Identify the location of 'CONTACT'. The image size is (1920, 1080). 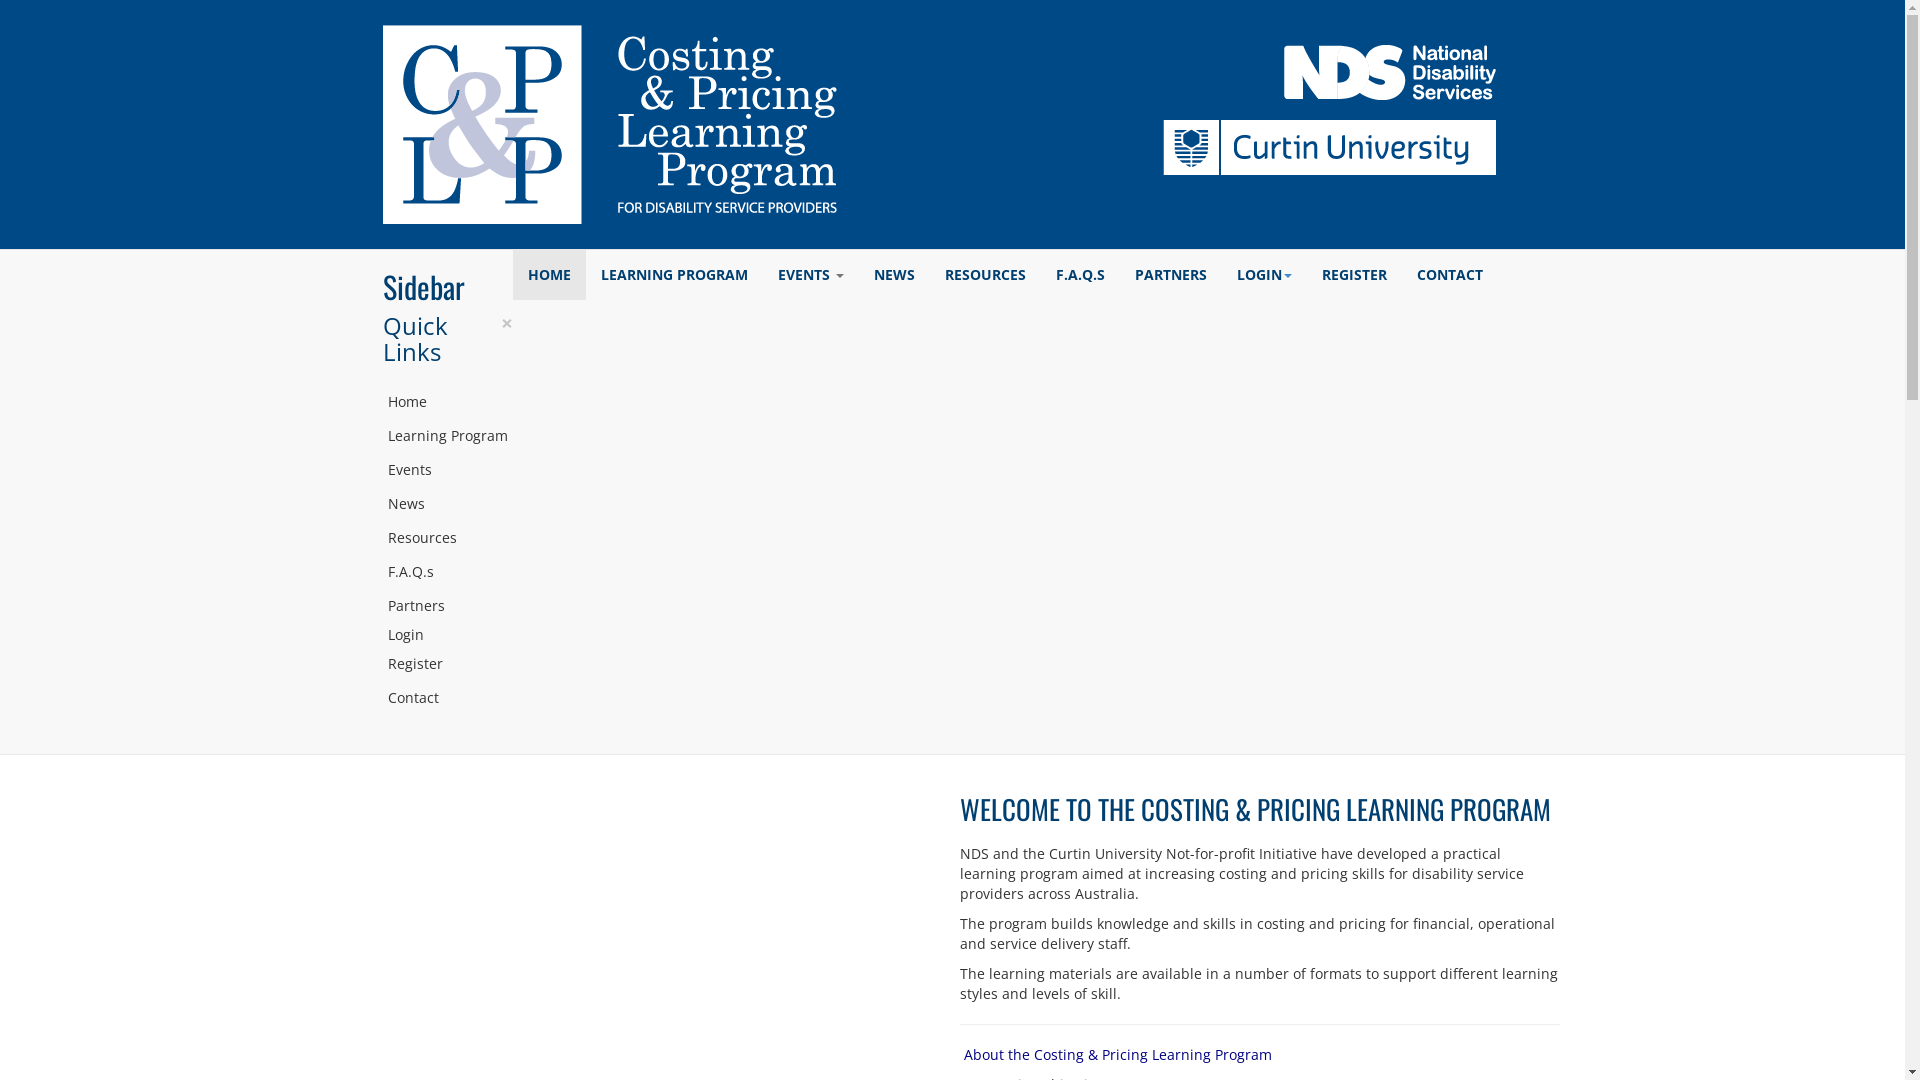
(1449, 274).